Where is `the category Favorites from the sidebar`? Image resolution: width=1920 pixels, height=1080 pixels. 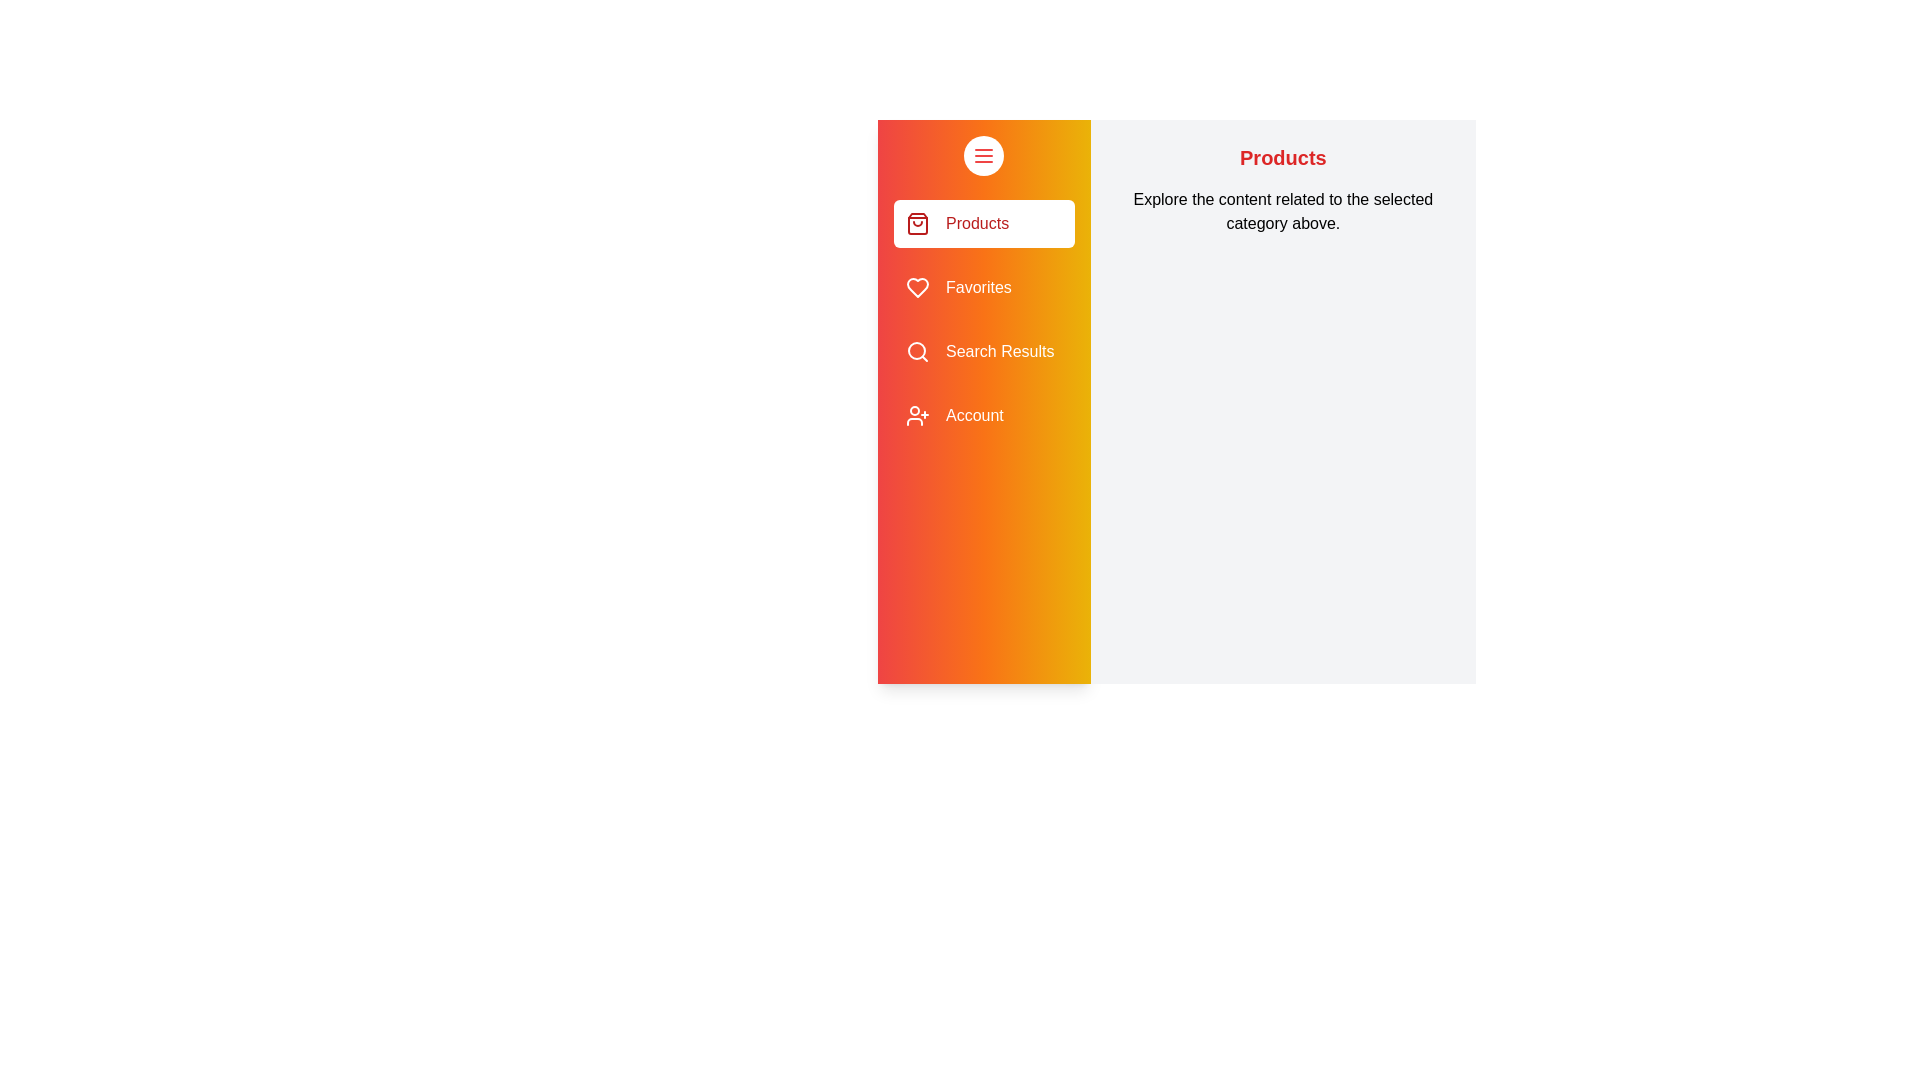 the category Favorites from the sidebar is located at coordinates (983, 288).